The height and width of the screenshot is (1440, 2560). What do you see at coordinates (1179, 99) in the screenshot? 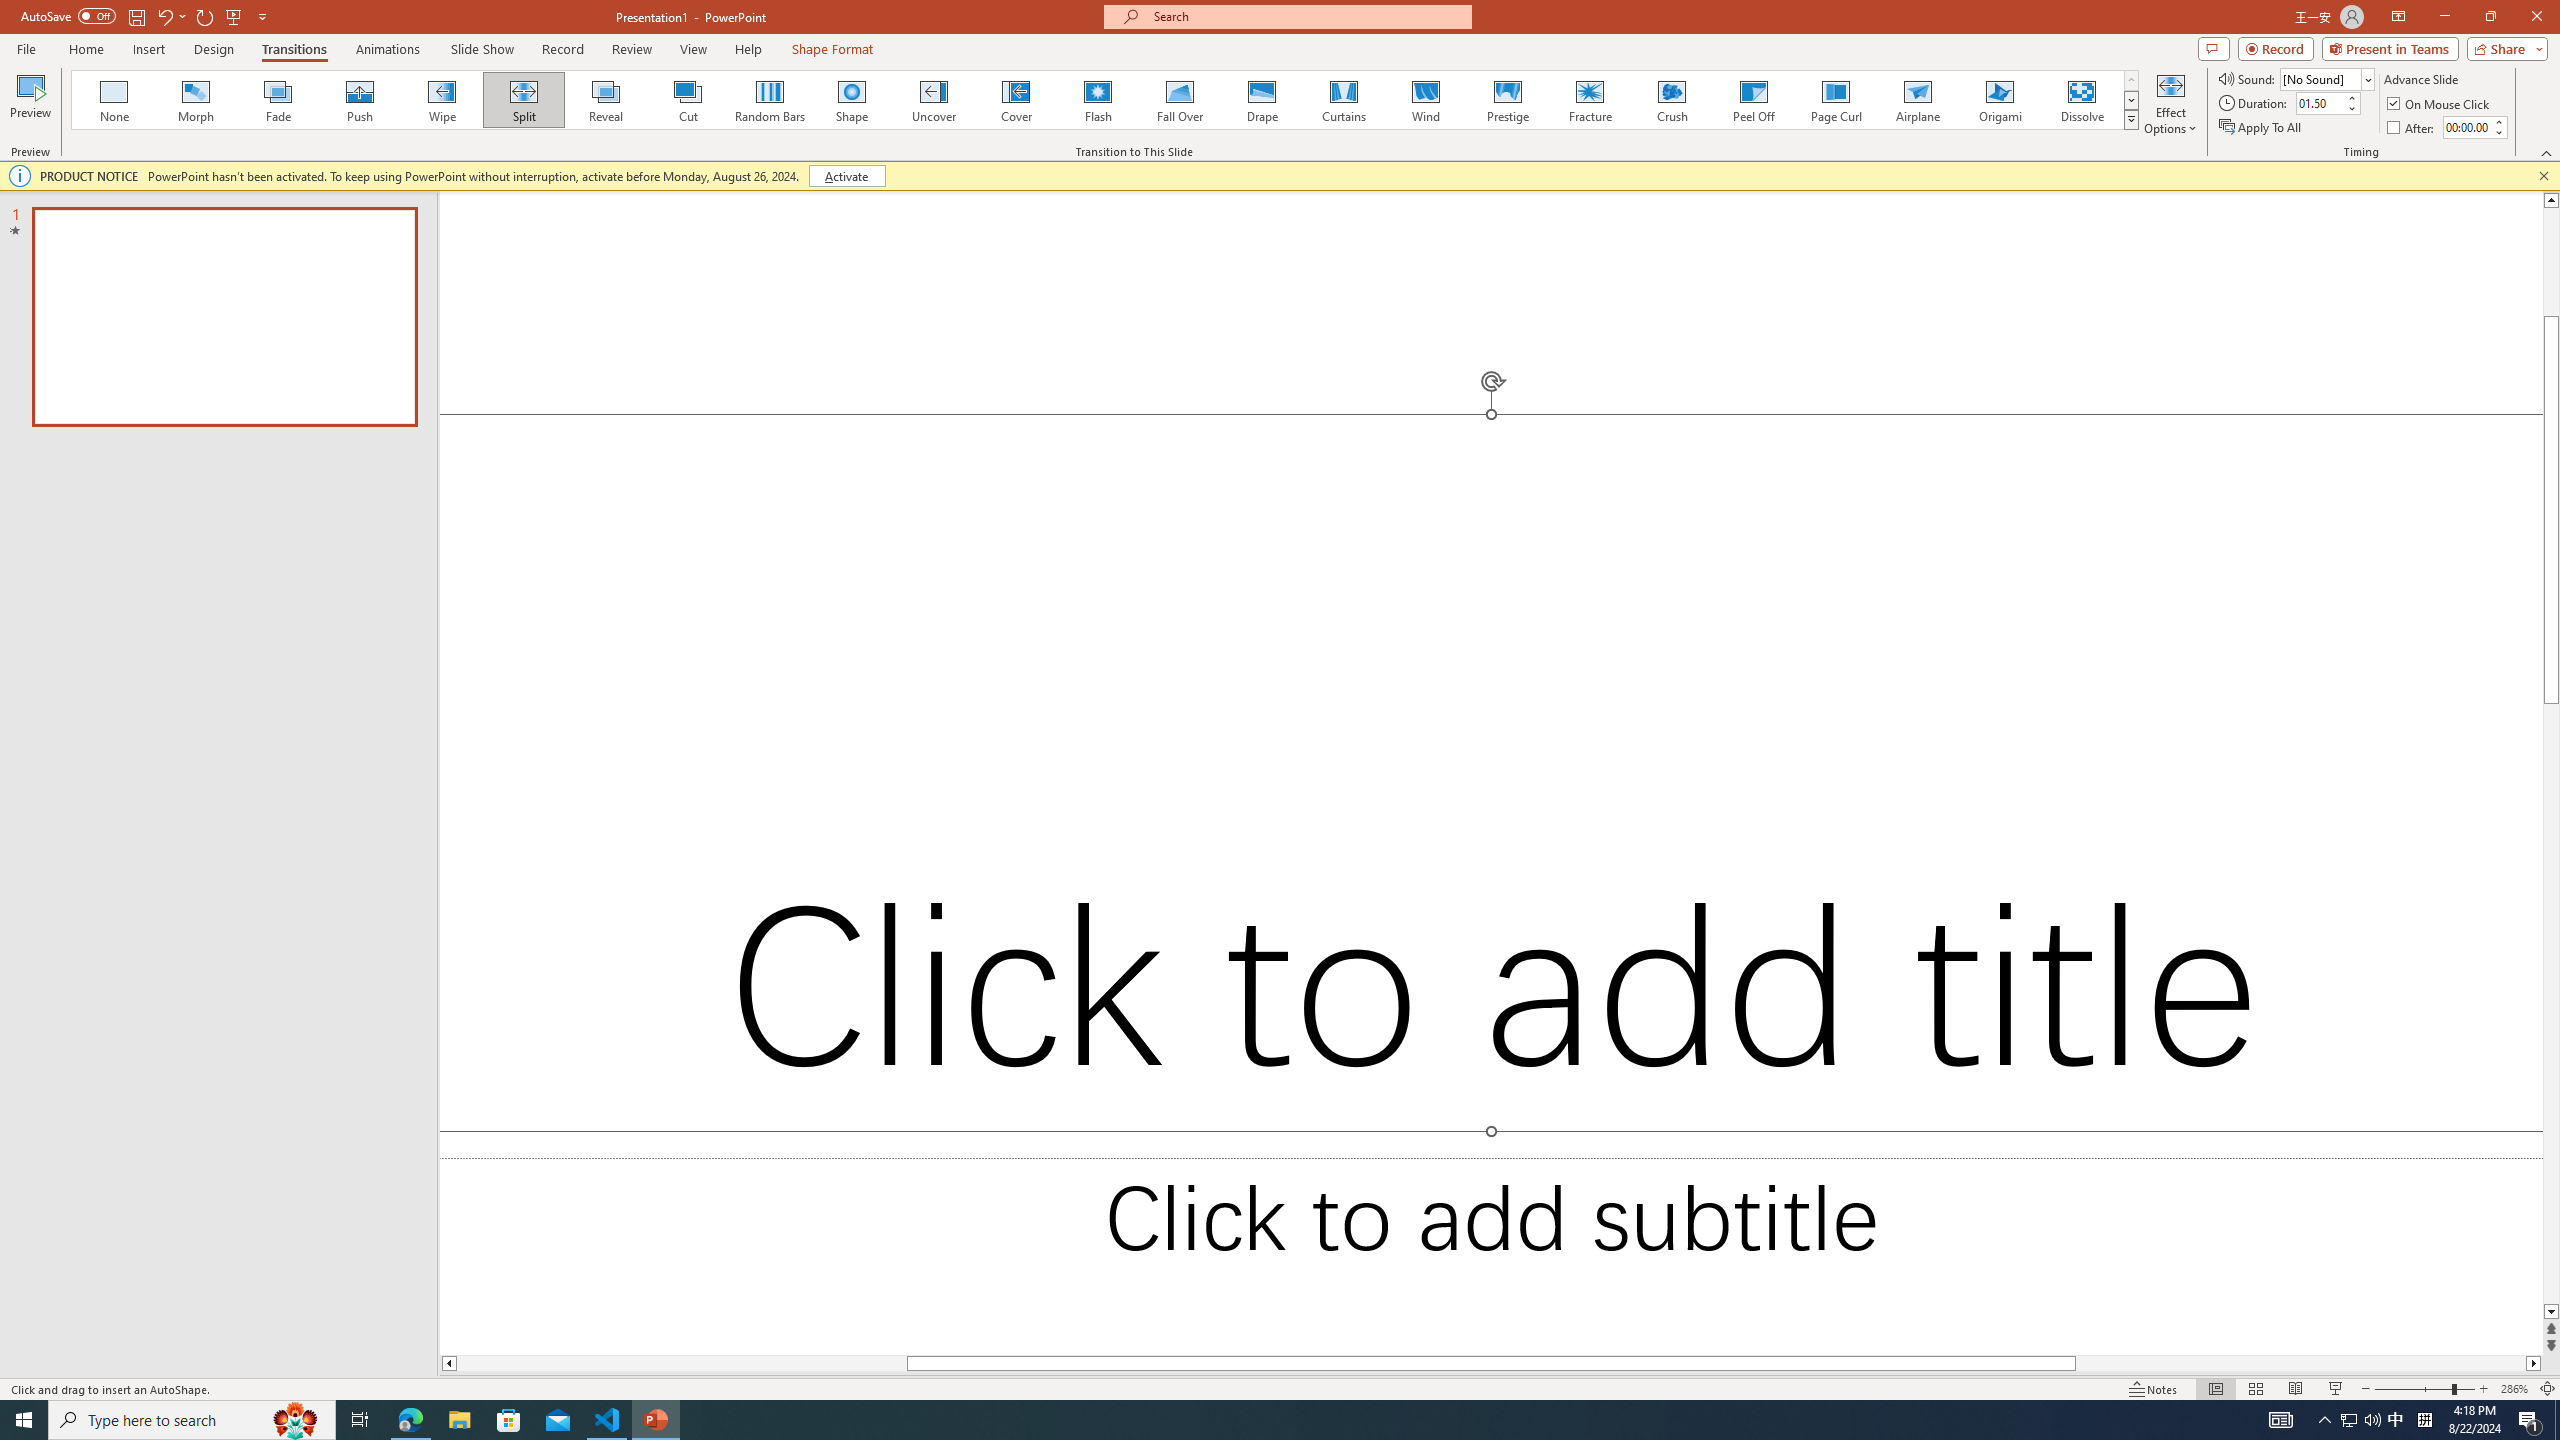
I see `'Fall Over'` at bounding box center [1179, 99].